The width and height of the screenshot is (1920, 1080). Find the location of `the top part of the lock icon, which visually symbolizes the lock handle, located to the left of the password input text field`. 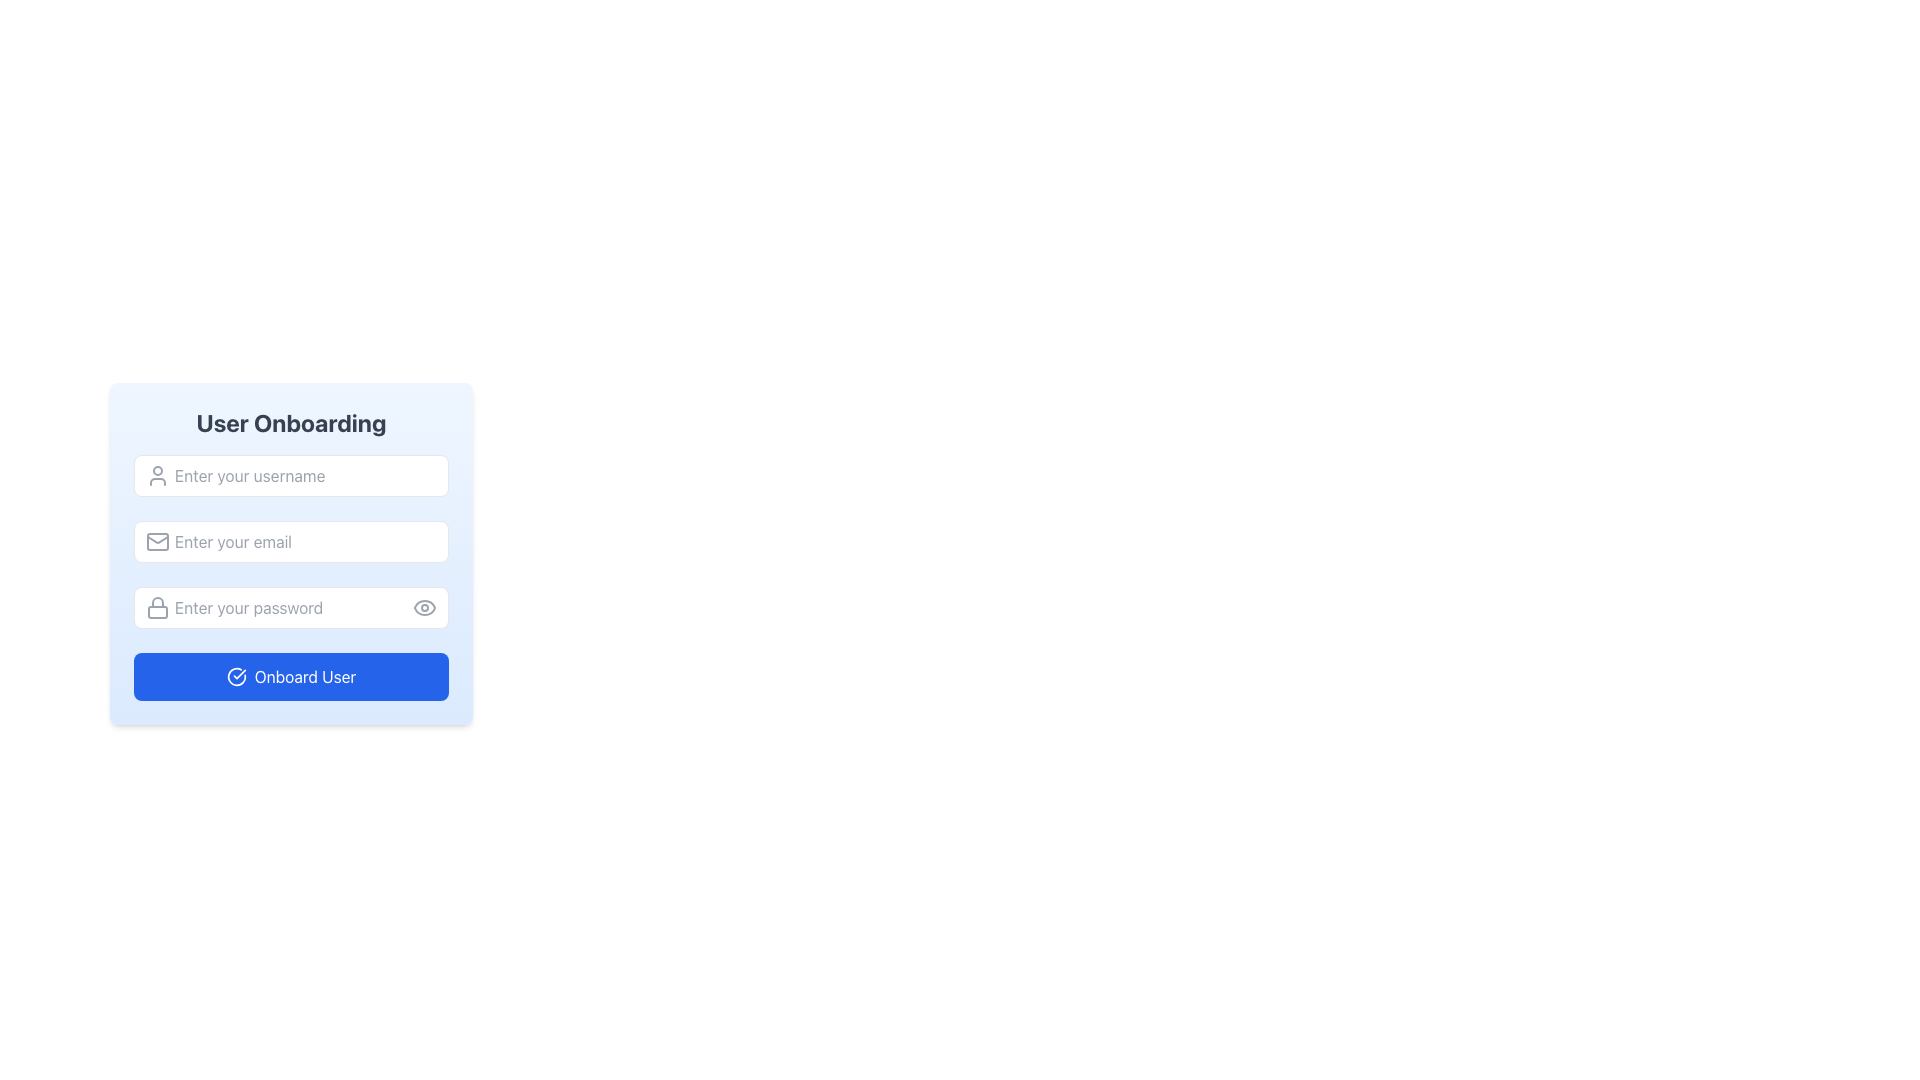

the top part of the lock icon, which visually symbolizes the lock handle, located to the left of the password input text field is located at coordinates (157, 601).